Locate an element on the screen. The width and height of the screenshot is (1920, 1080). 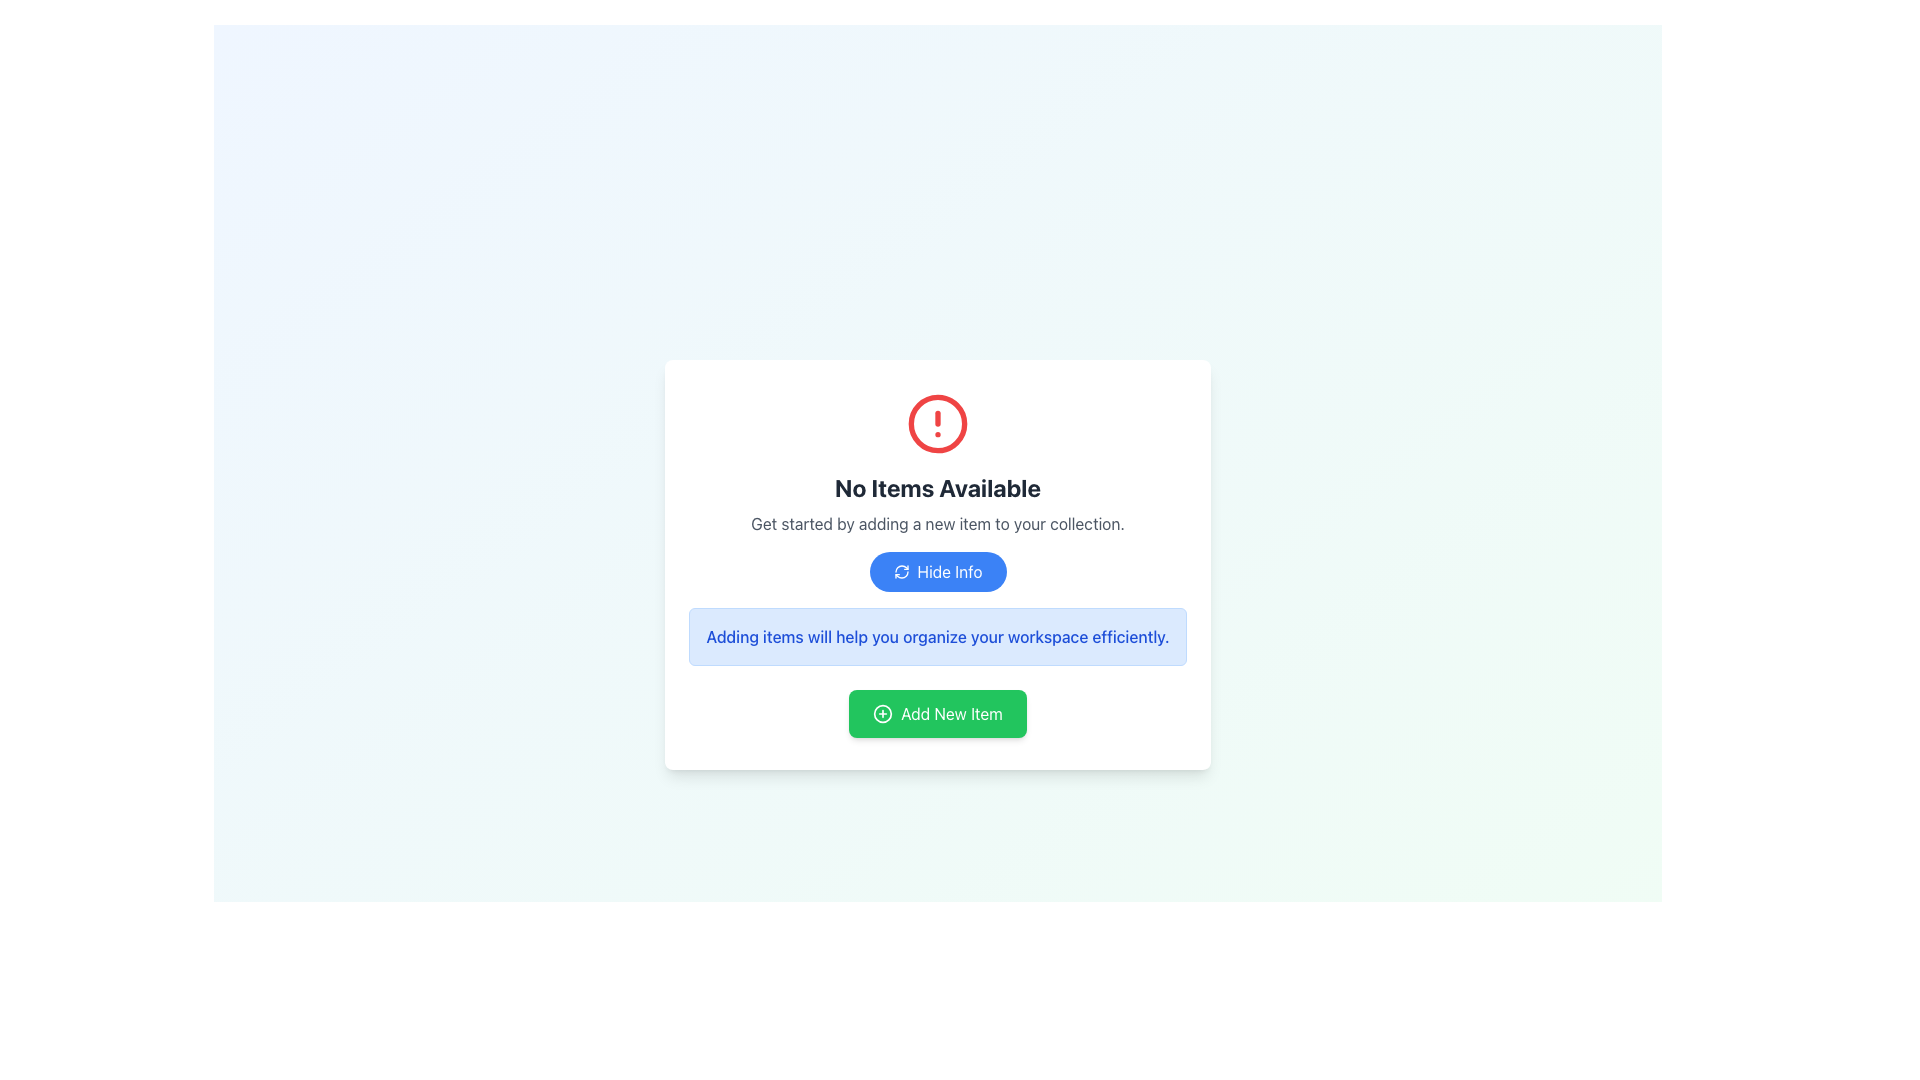
the Decorative Icon that visually represents an 'Add' action, located to the left of the 'Add New Item' button at the bottom center of the interactive card is located at coordinates (882, 712).